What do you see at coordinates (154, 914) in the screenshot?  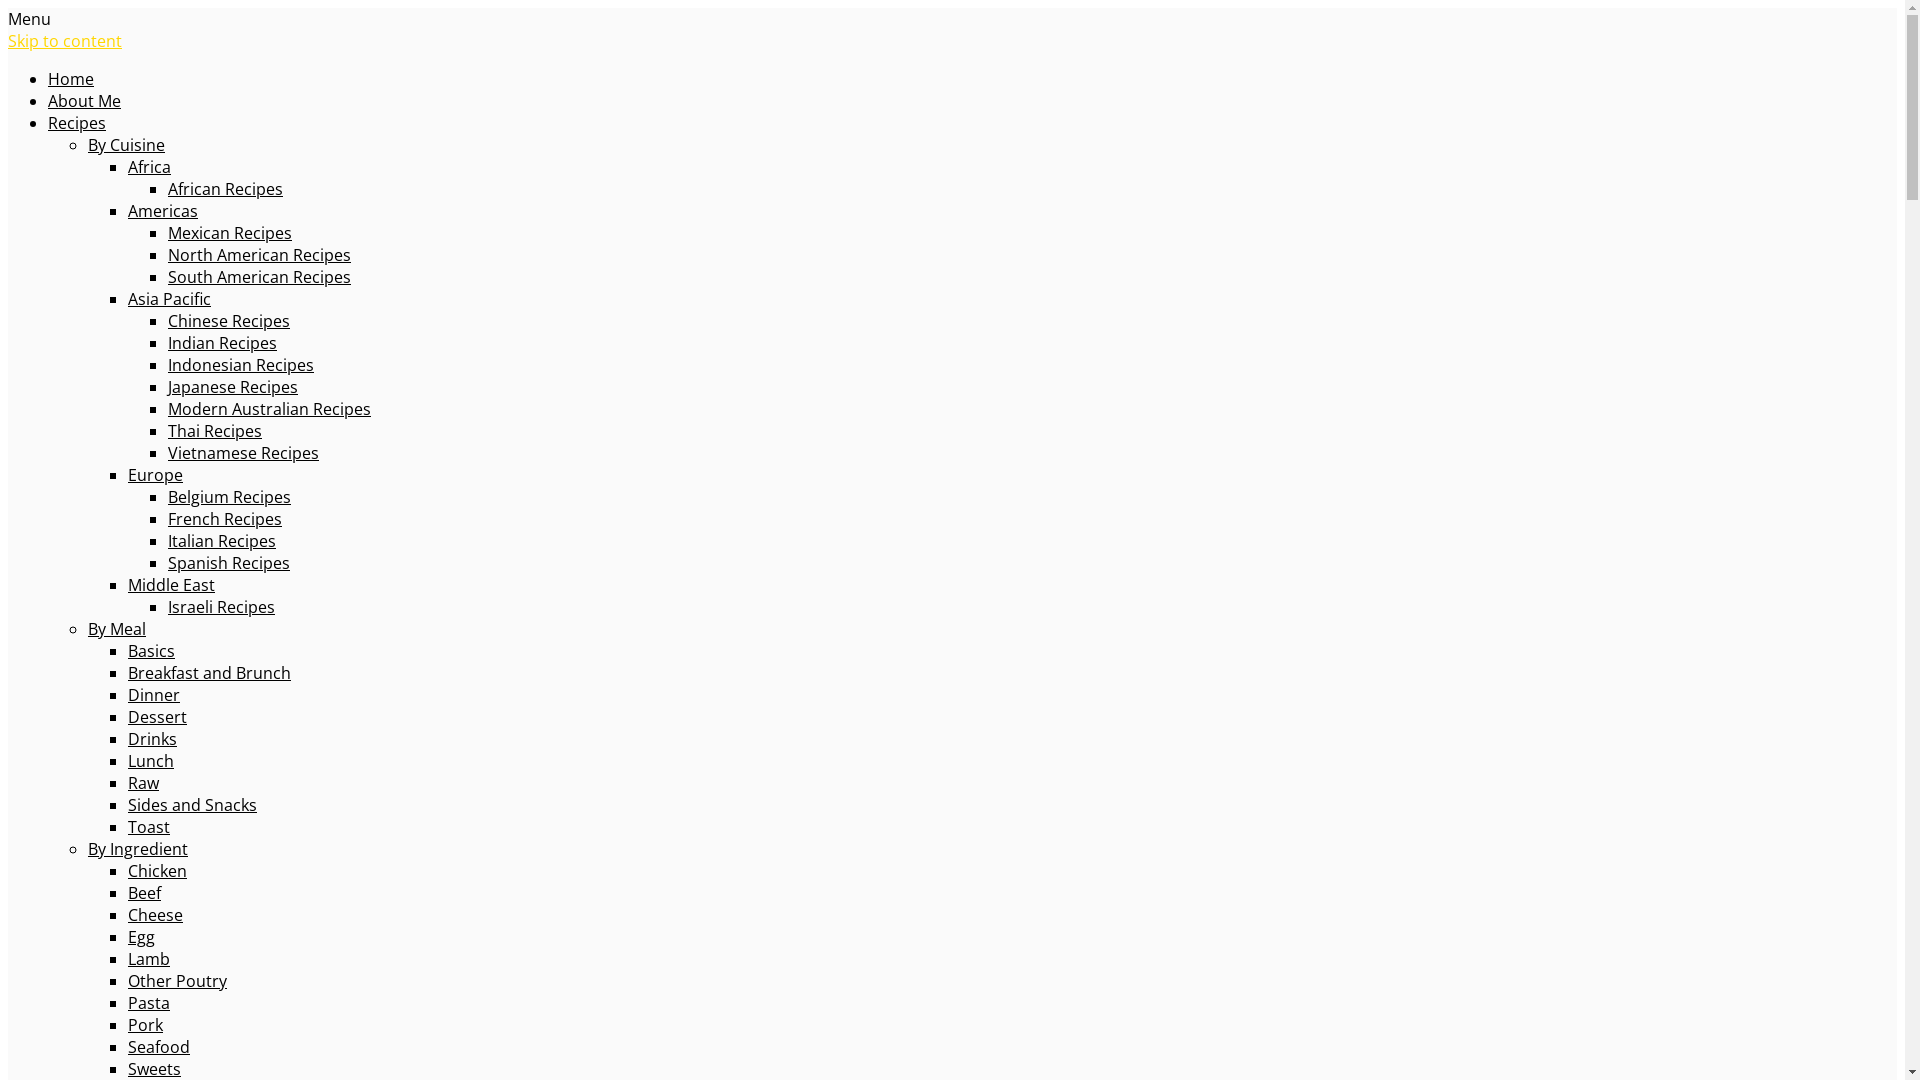 I see `'Cheese'` at bounding box center [154, 914].